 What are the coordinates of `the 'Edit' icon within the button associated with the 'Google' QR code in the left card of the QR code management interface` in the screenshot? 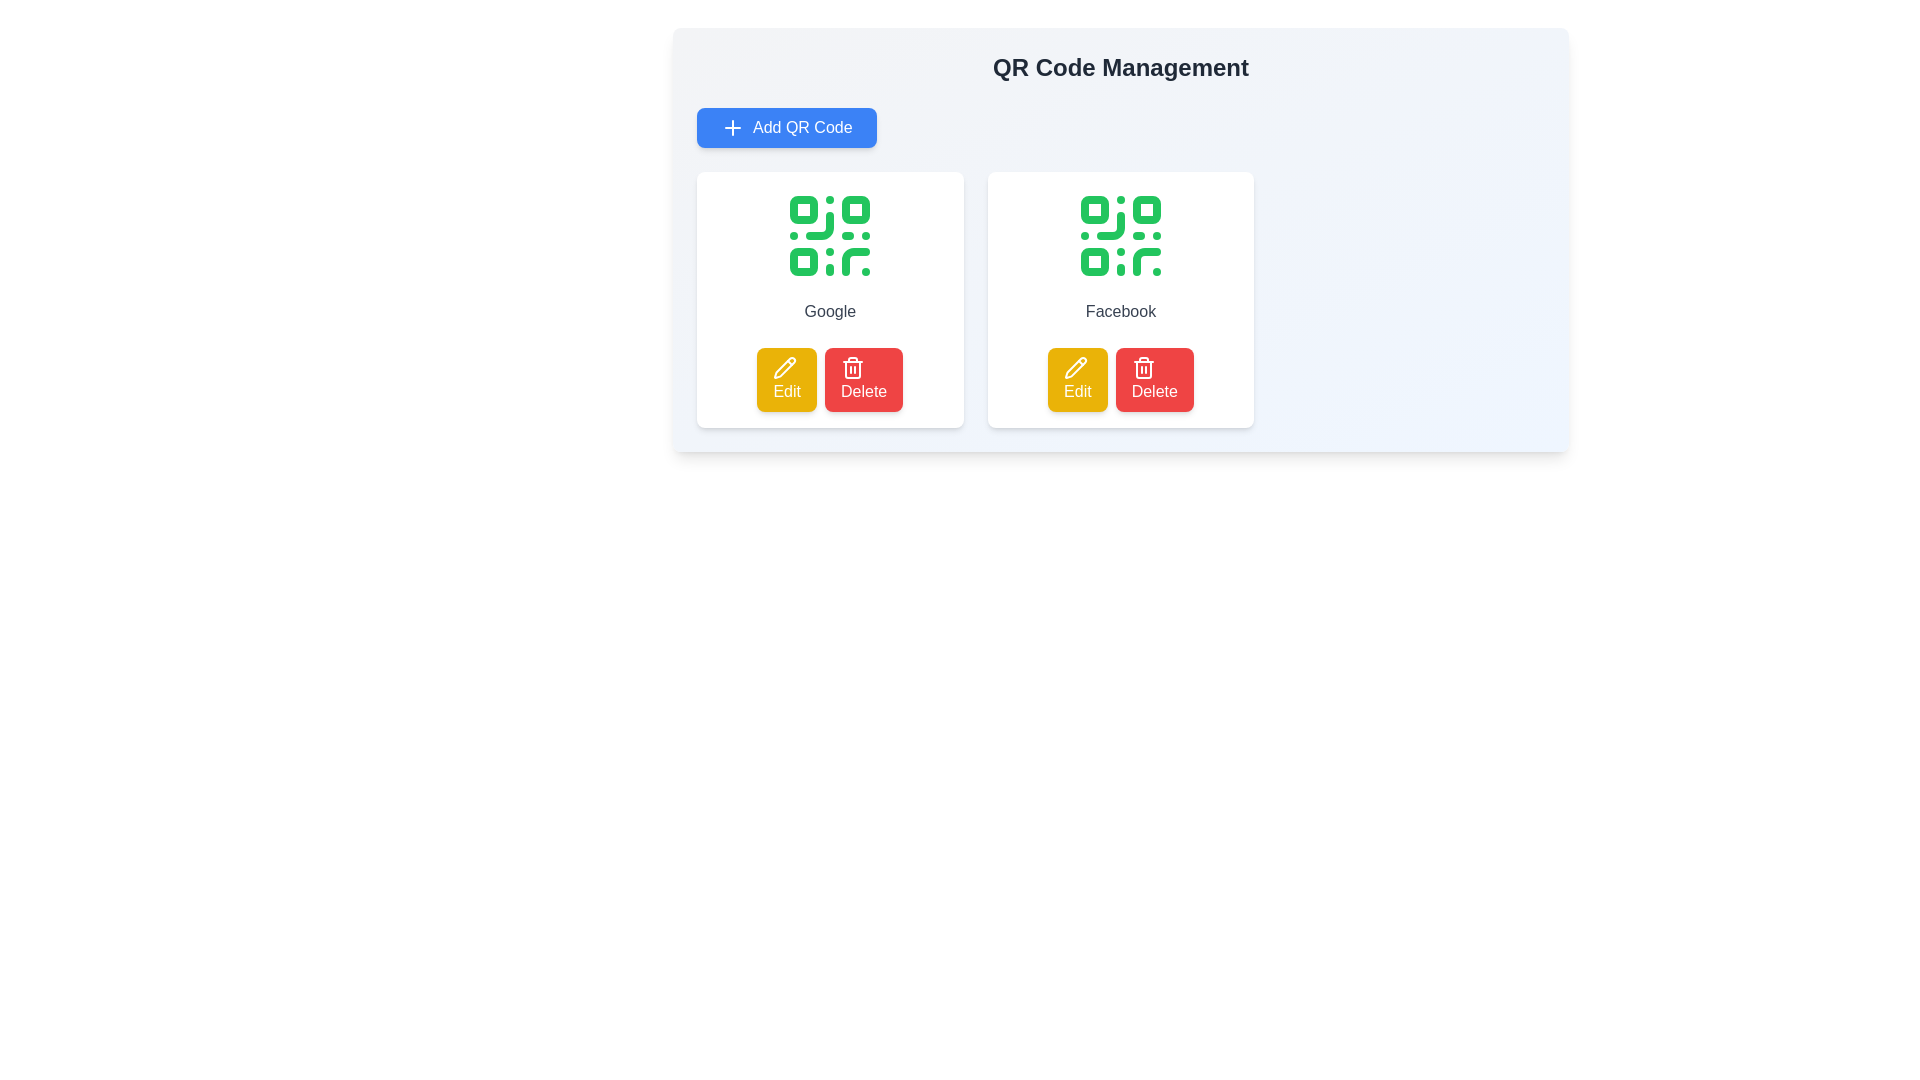 It's located at (784, 367).